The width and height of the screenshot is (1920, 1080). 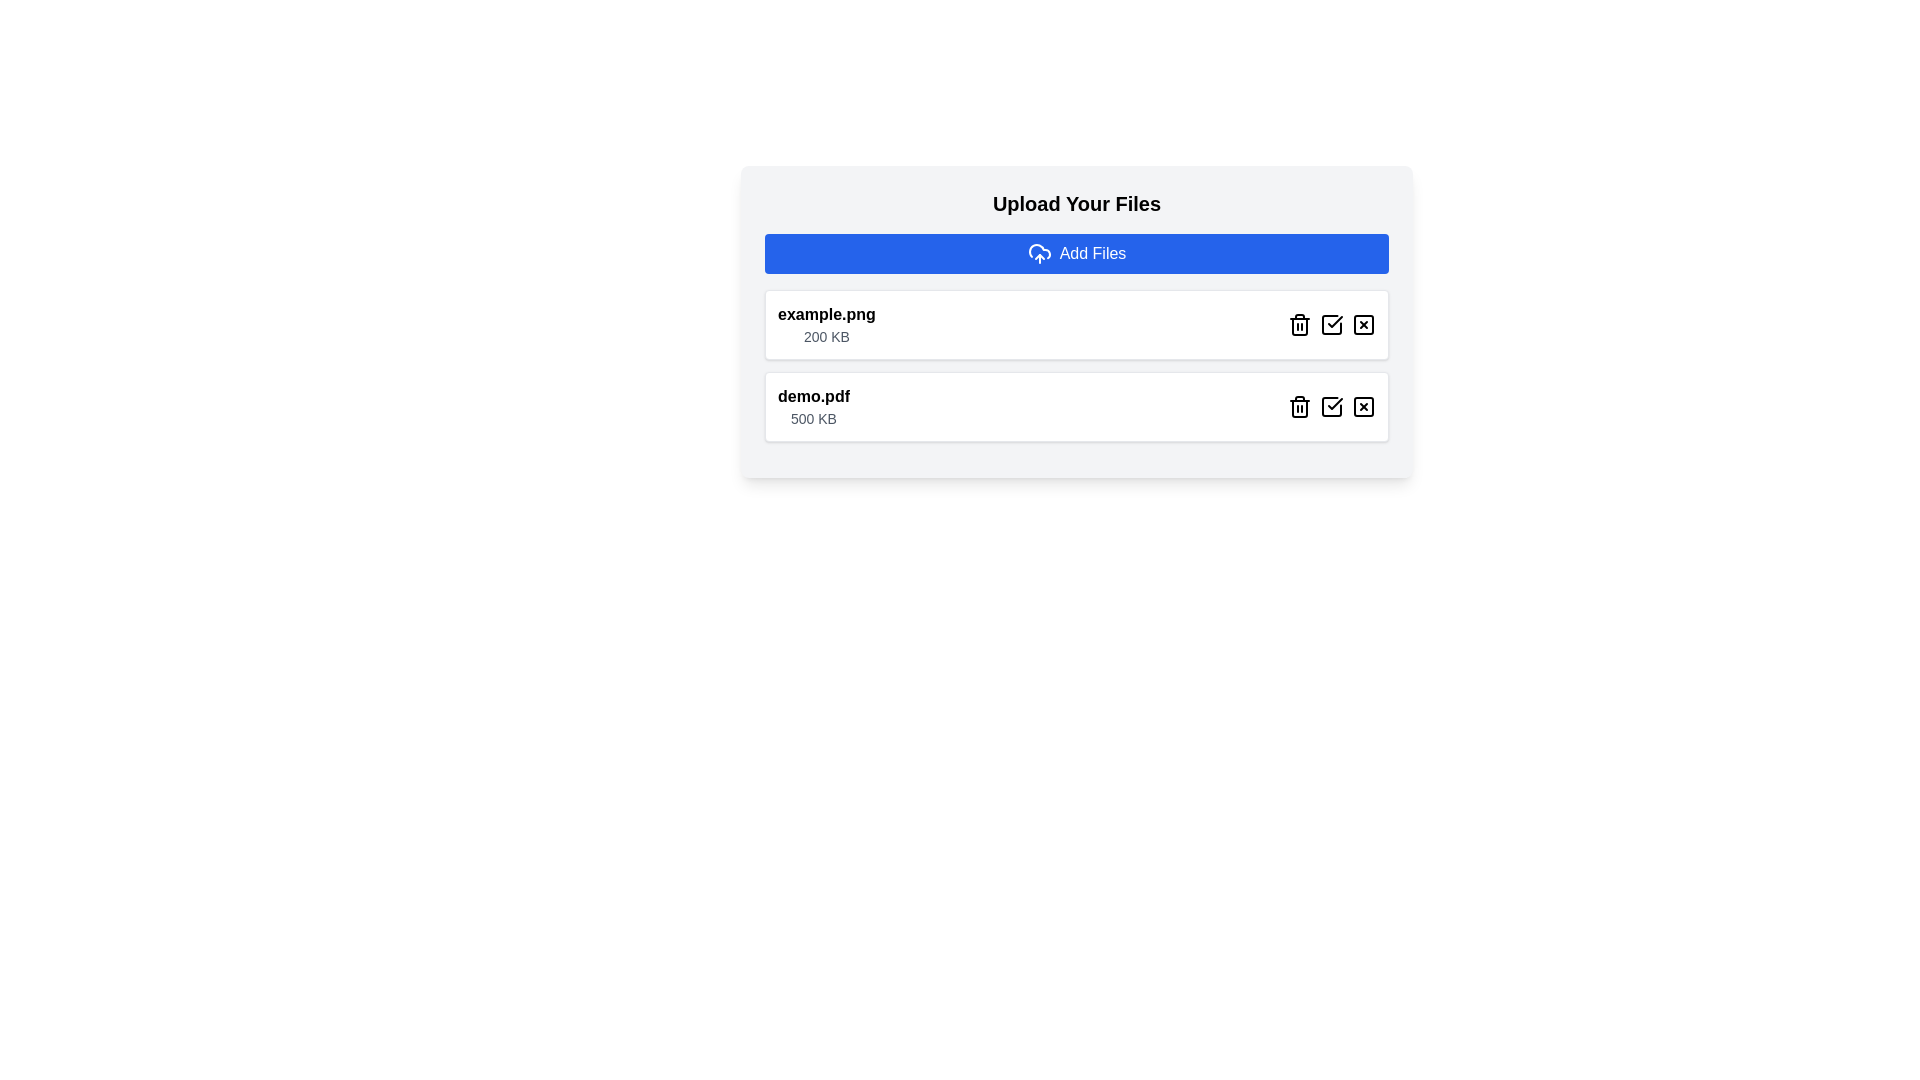 I want to click on the deletion icon button located at the far-right of the second file item in the vertical list, so click(x=1362, y=406).